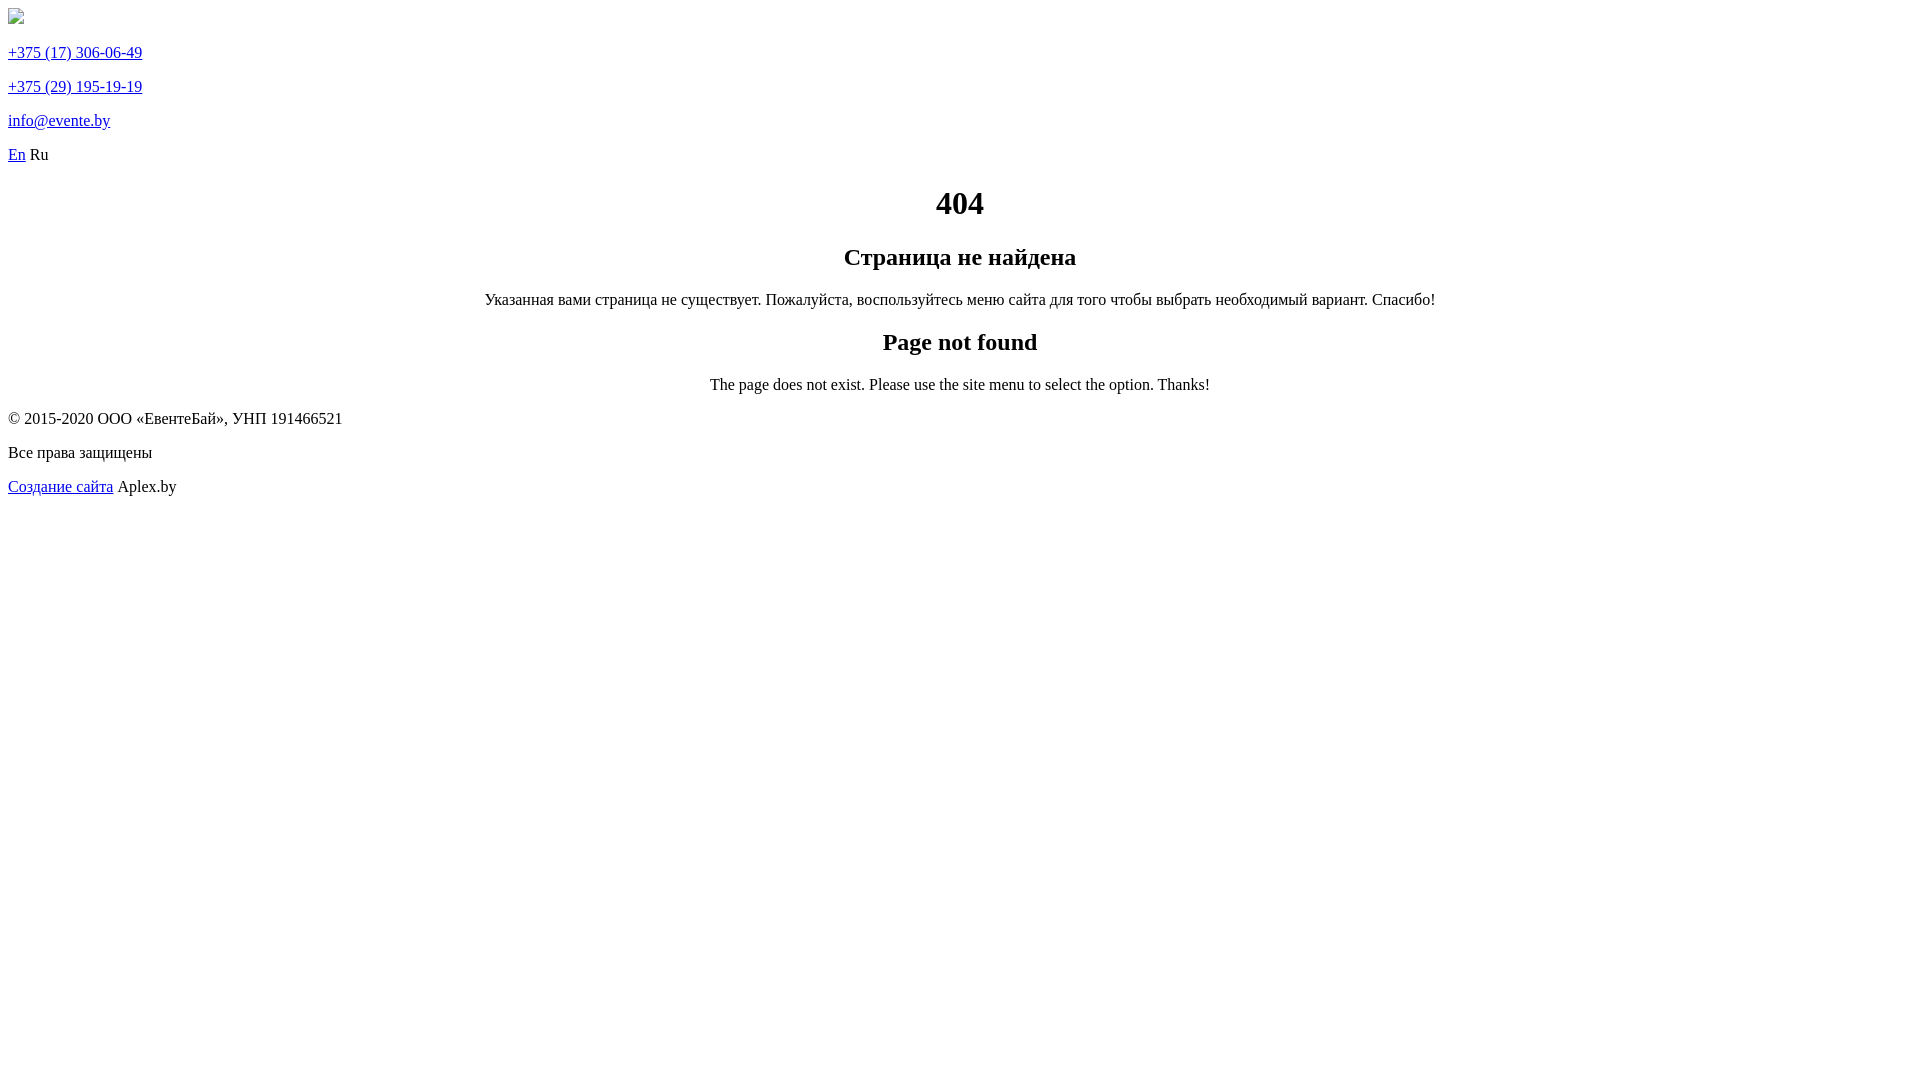  What do you see at coordinates (8, 85) in the screenshot?
I see `'+375 (29) 195-19-19'` at bounding box center [8, 85].